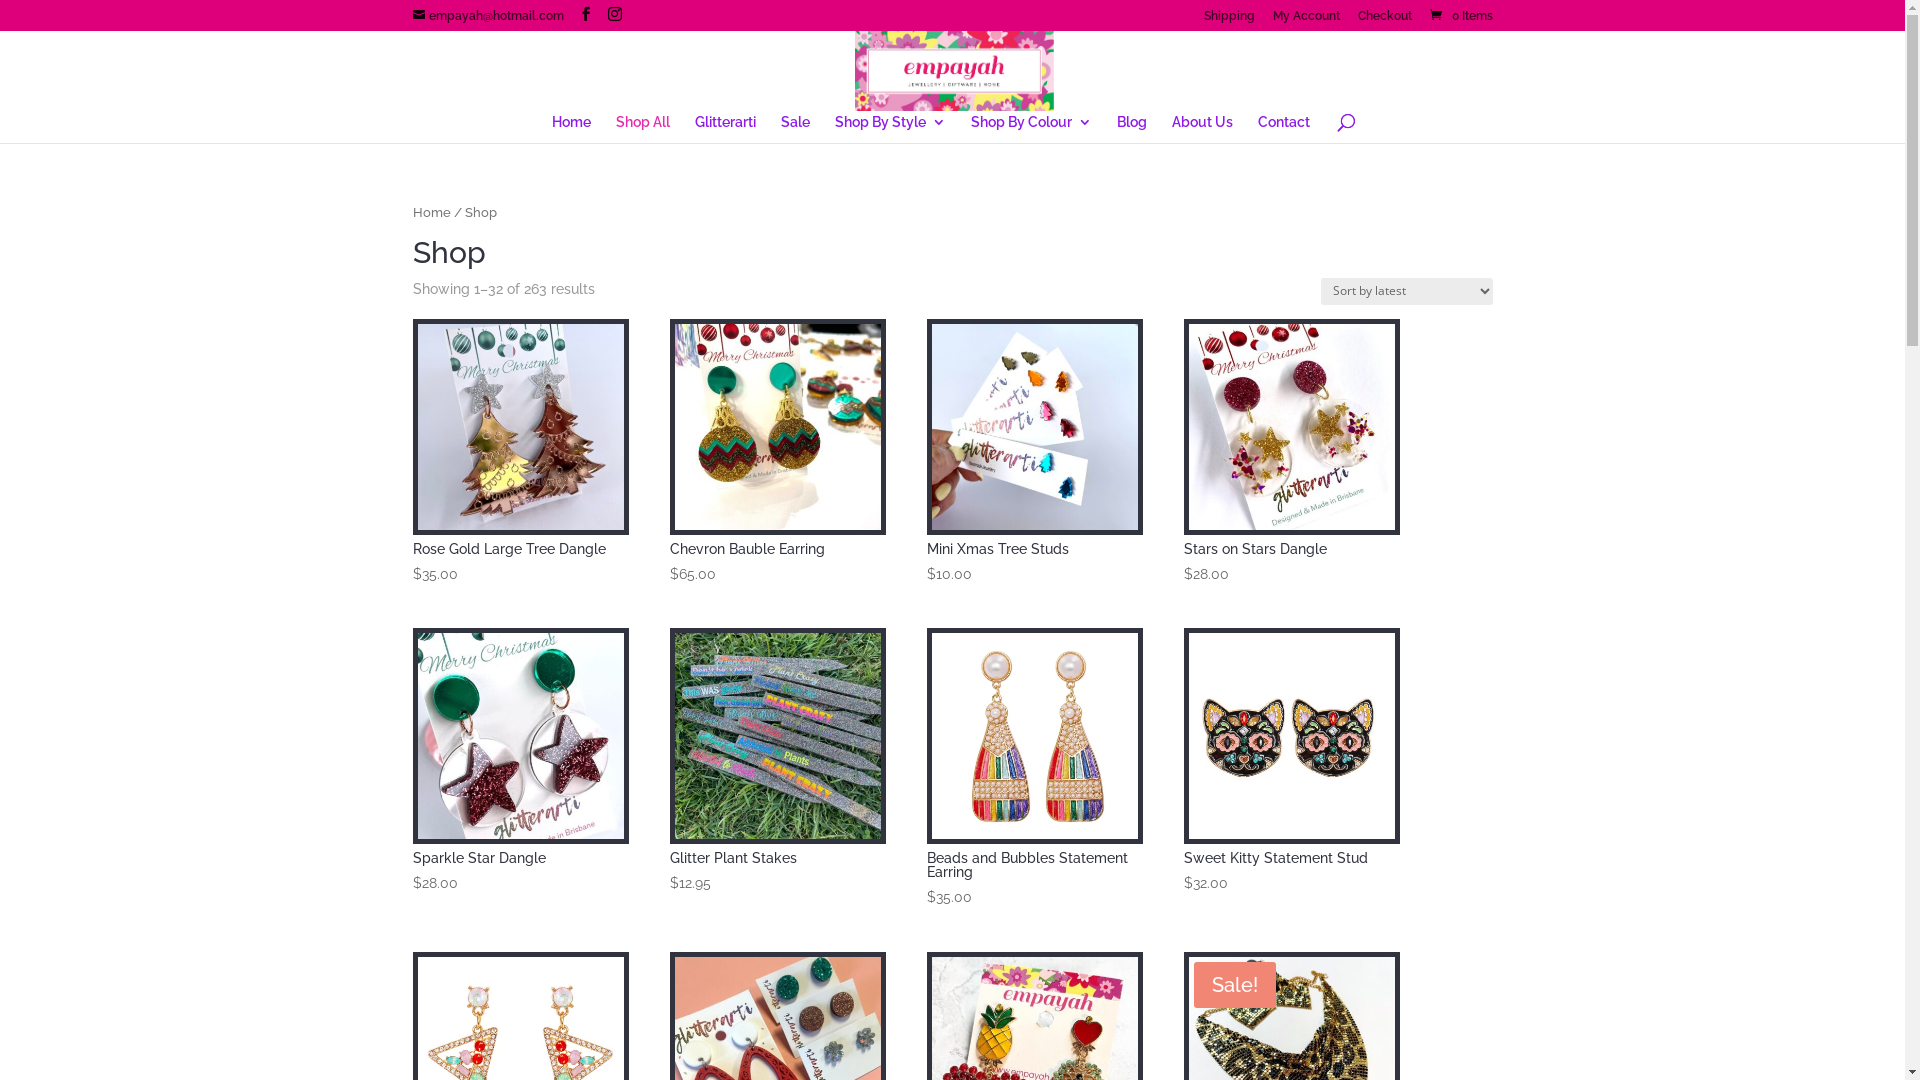 This screenshot has height=1080, width=1920. What do you see at coordinates (1283, 128) in the screenshot?
I see `'Contact'` at bounding box center [1283, 128].